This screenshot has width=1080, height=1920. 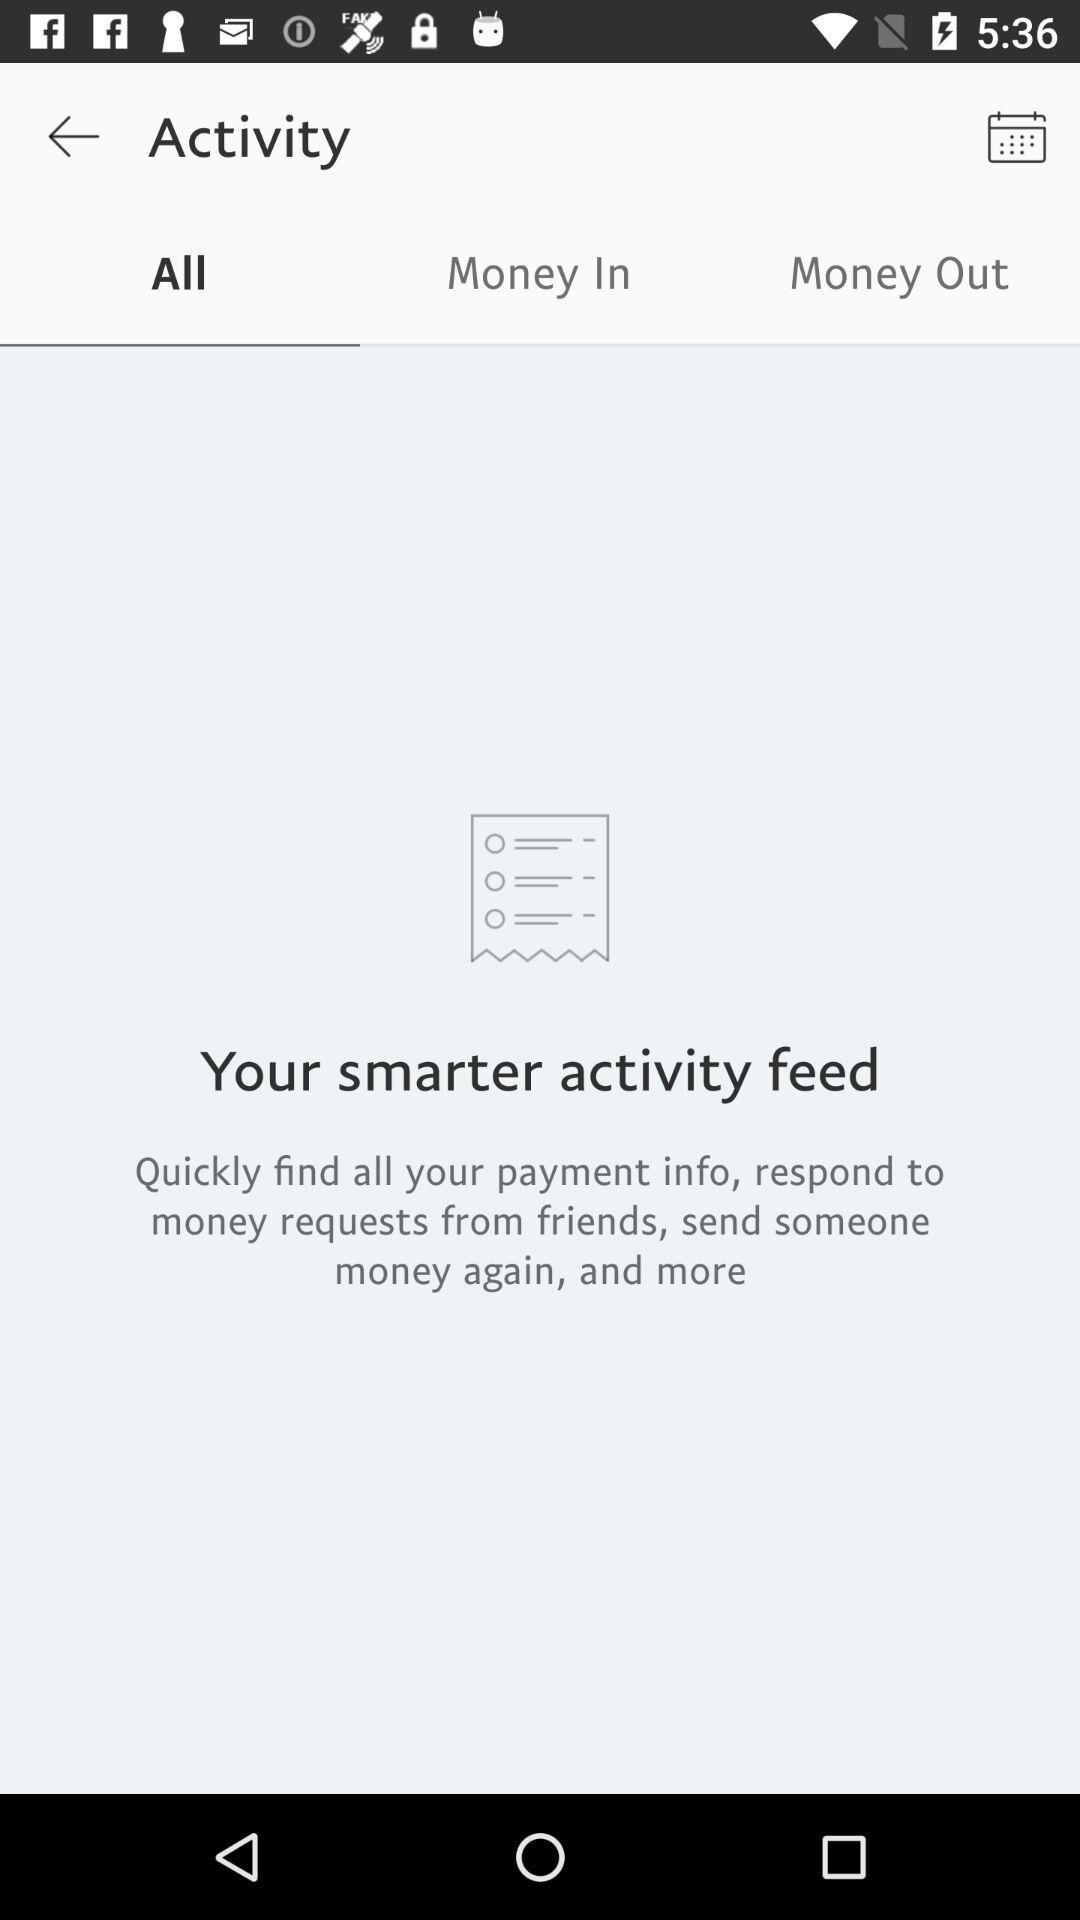 I want to click on money out item, so click(x=898, y=277).